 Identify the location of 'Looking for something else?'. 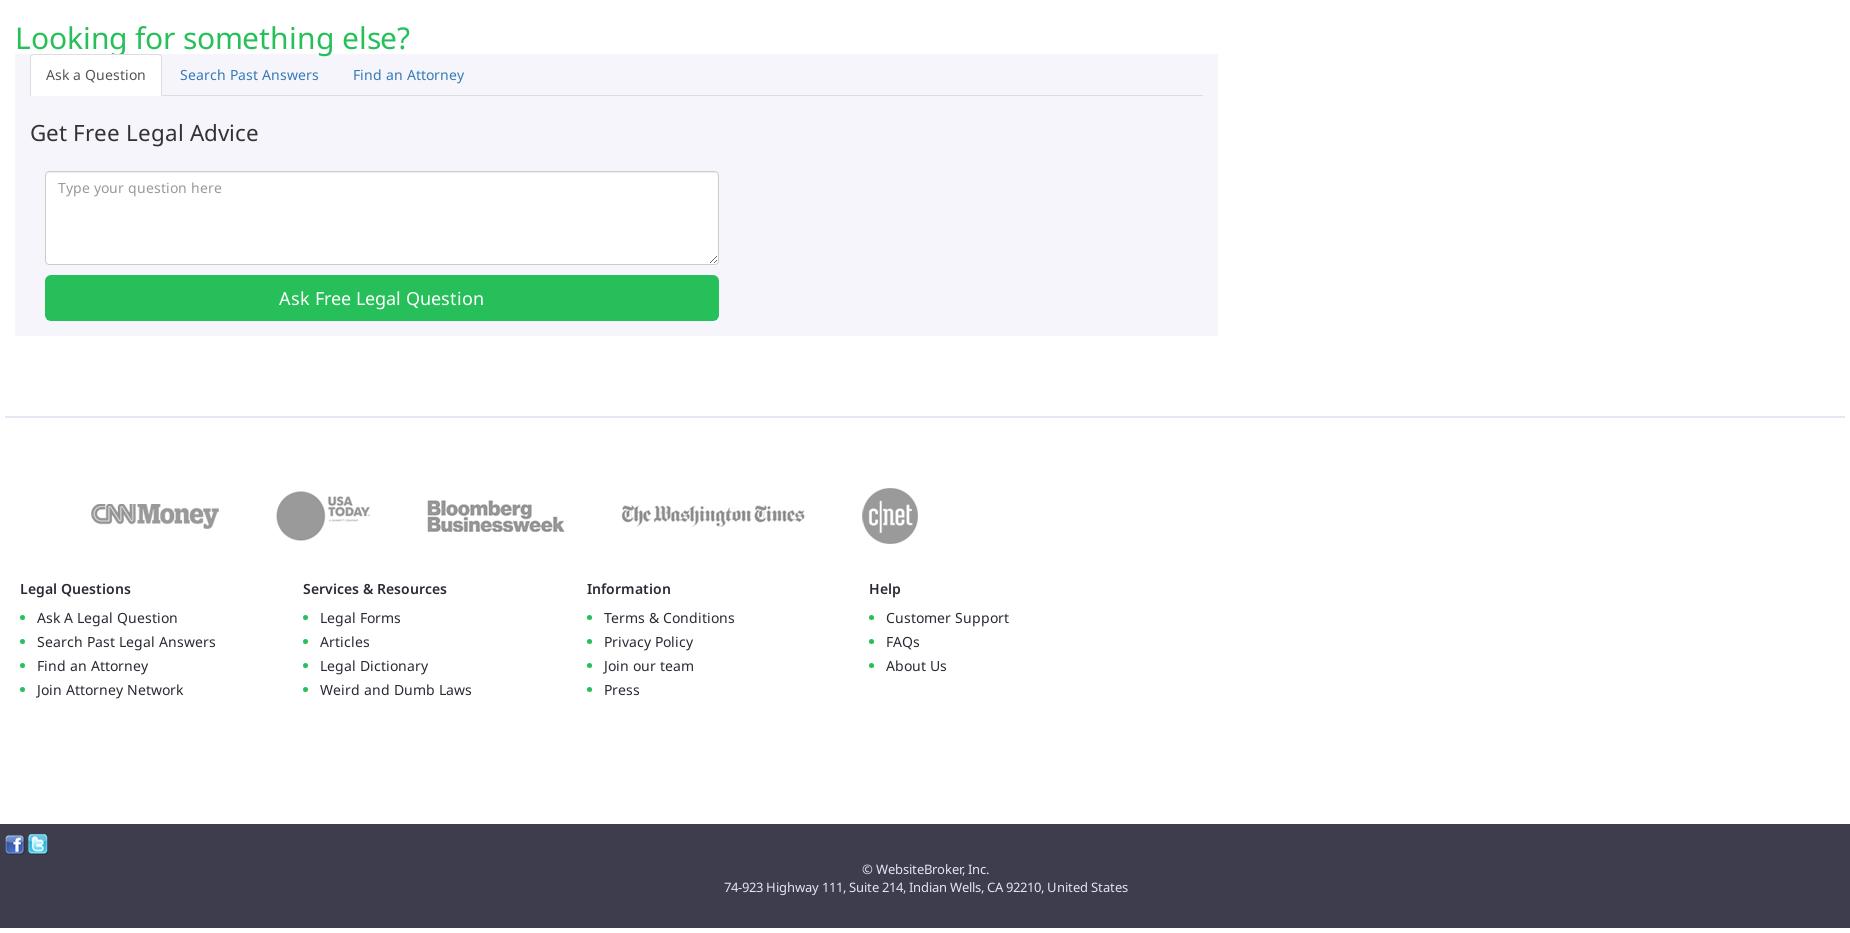
(211, 35).